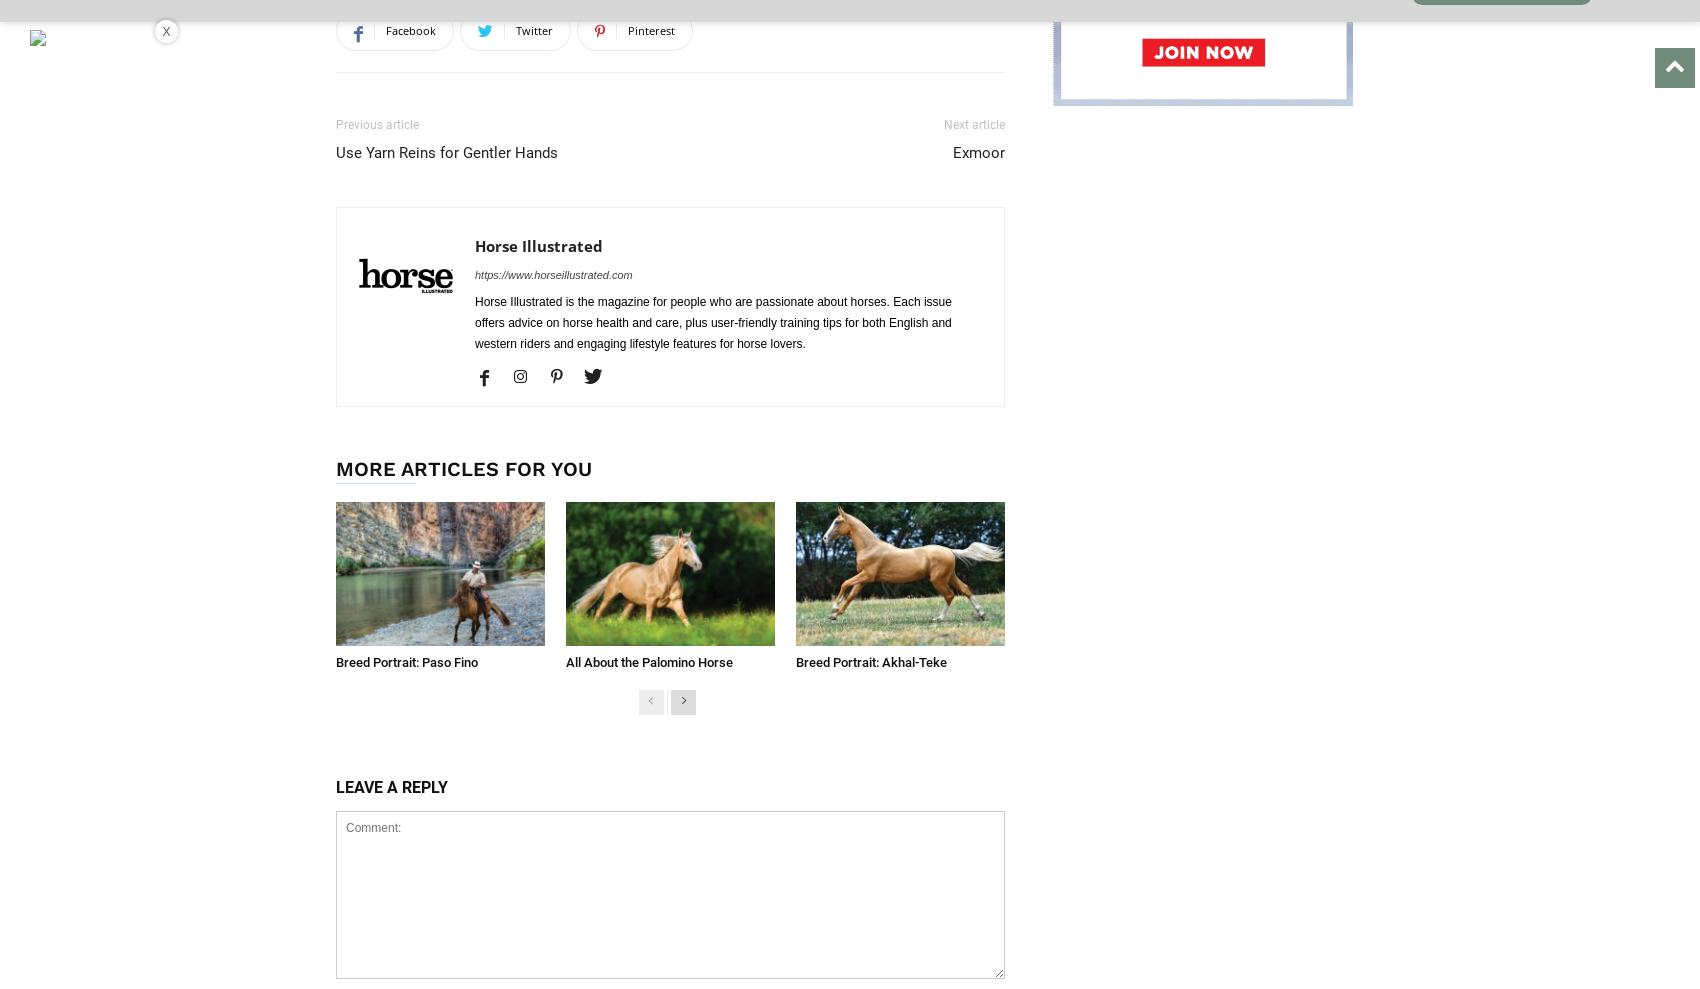 This screenshot has width=1700, height=989. What do you see at coordinates (334, 124) in the screenshot?
I see `'Previous article'` at bounding box center [334, 124].